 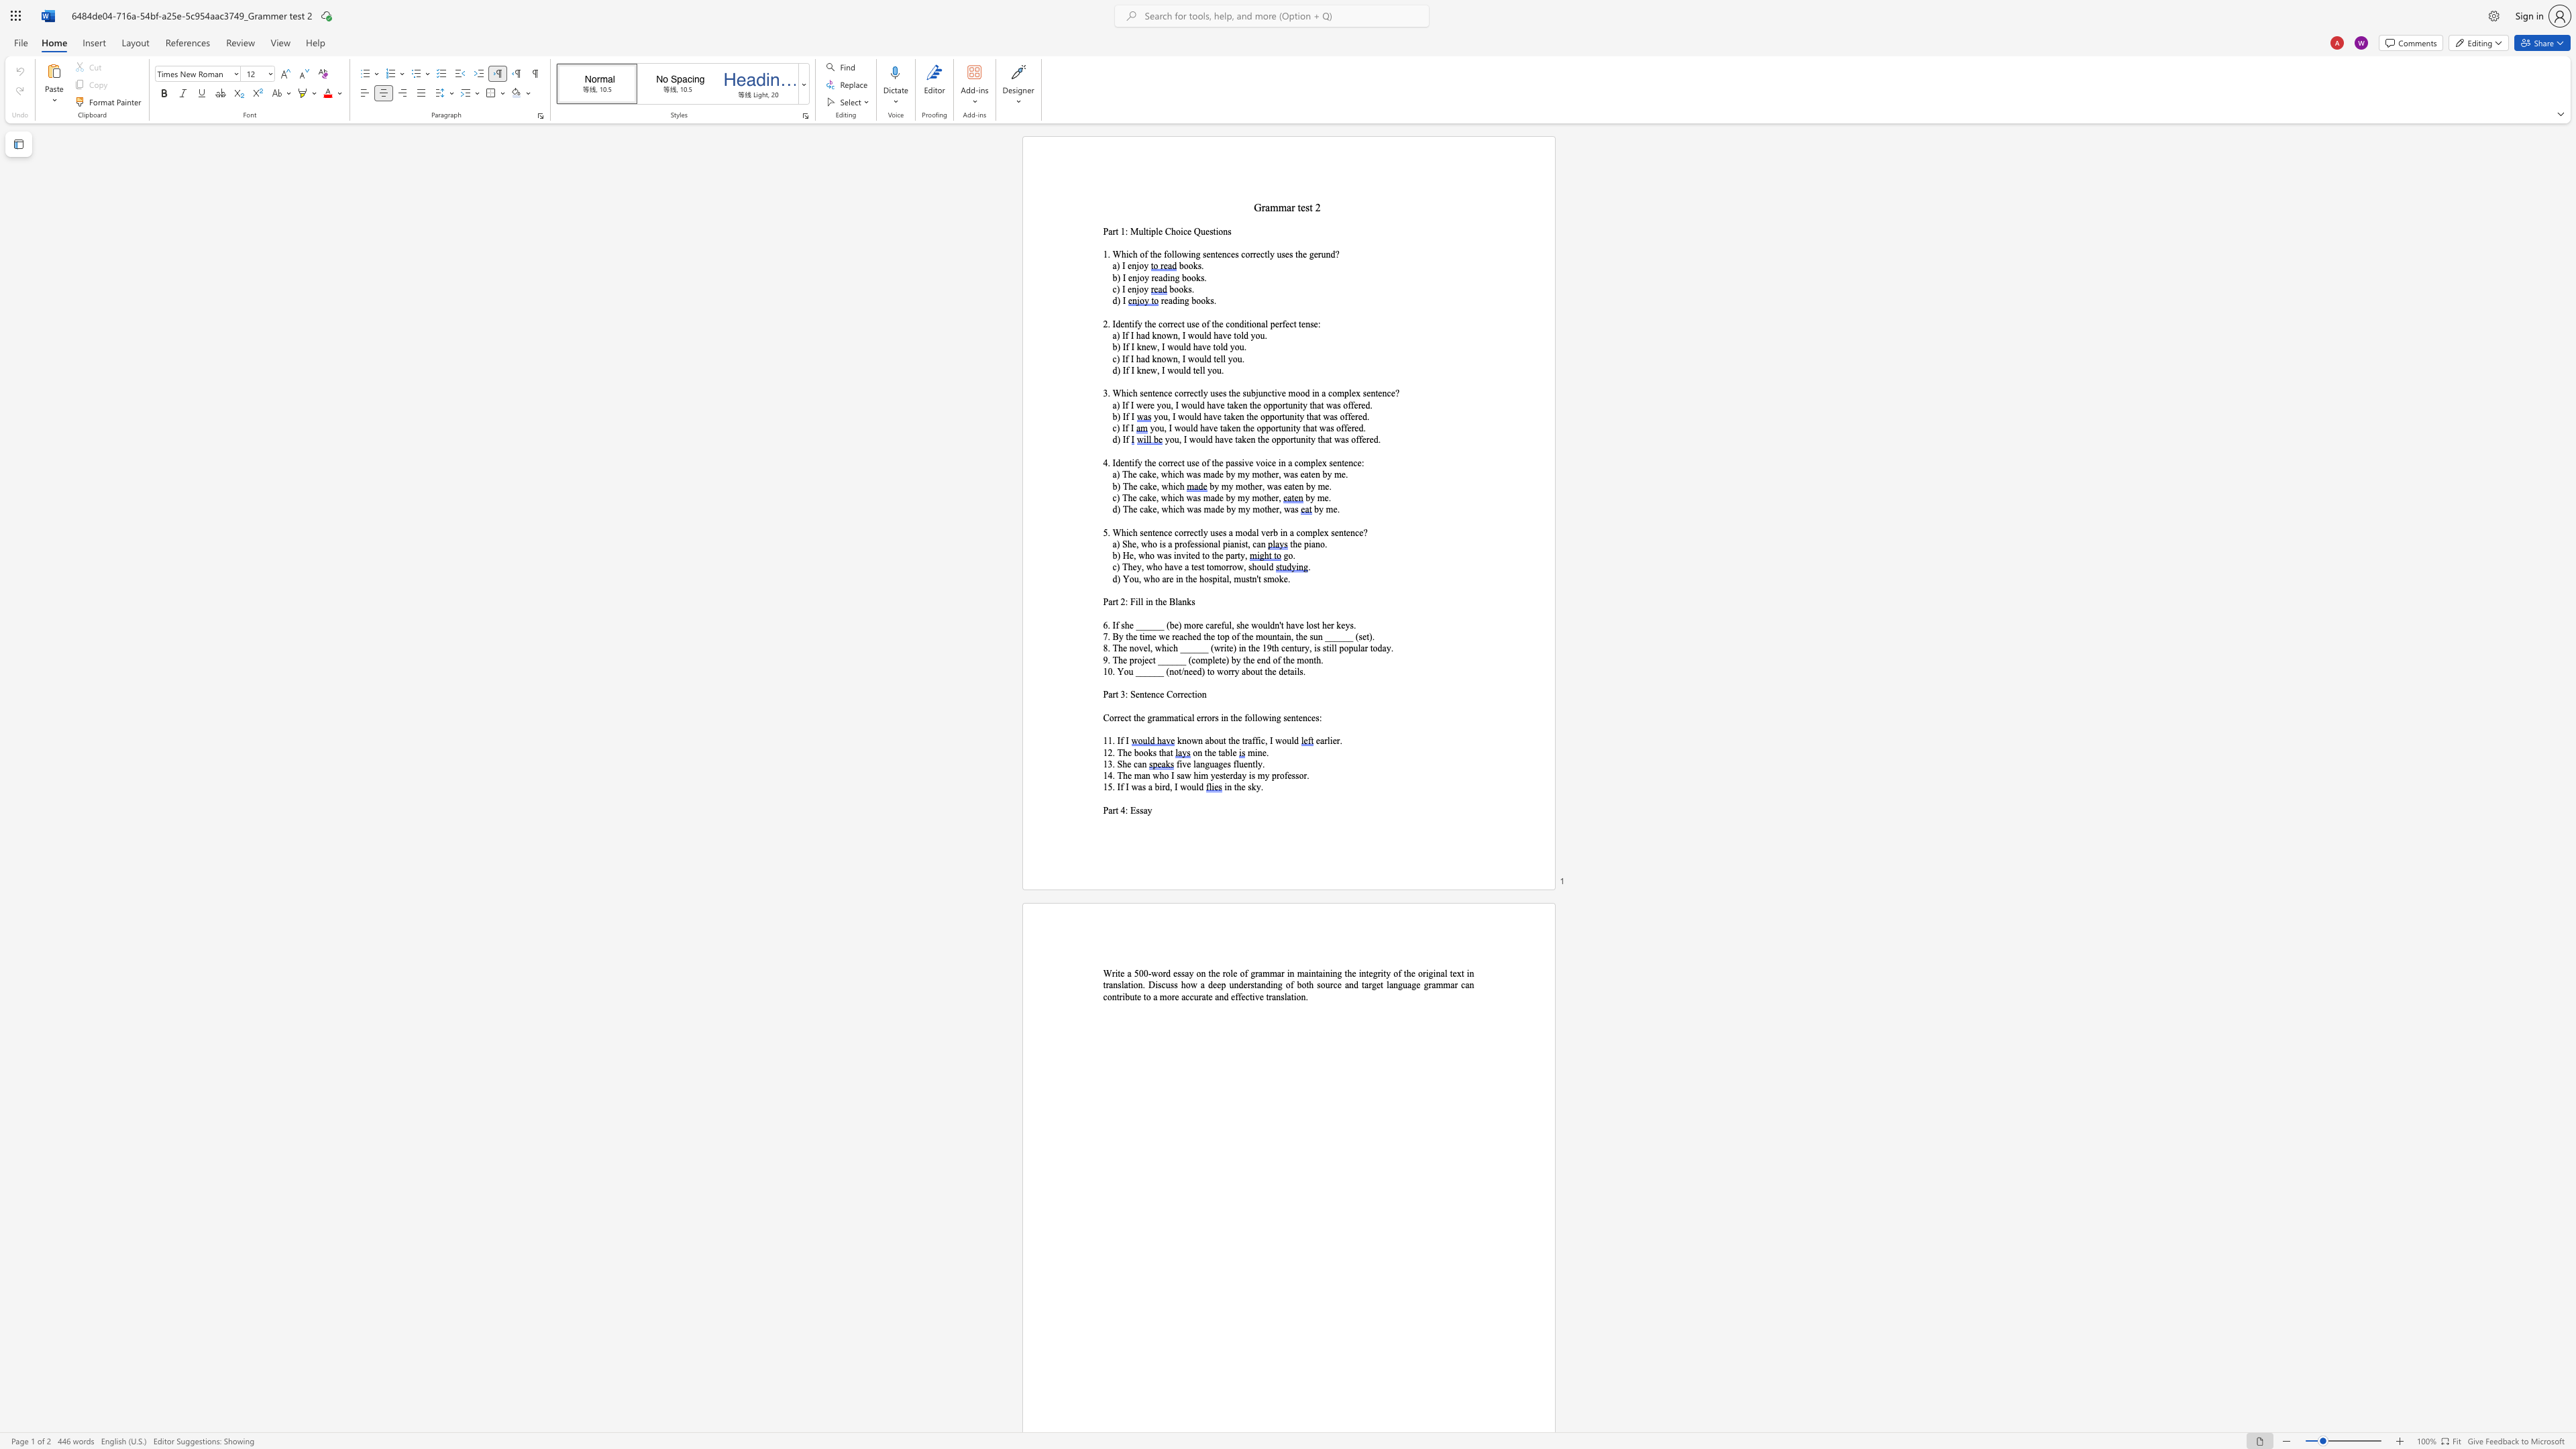 I want to click on the subset text "plex sen" within the text "3. Which sentence correctly uses the subjunctive mood in a complex sentence?", so click(x=1344, y=392).